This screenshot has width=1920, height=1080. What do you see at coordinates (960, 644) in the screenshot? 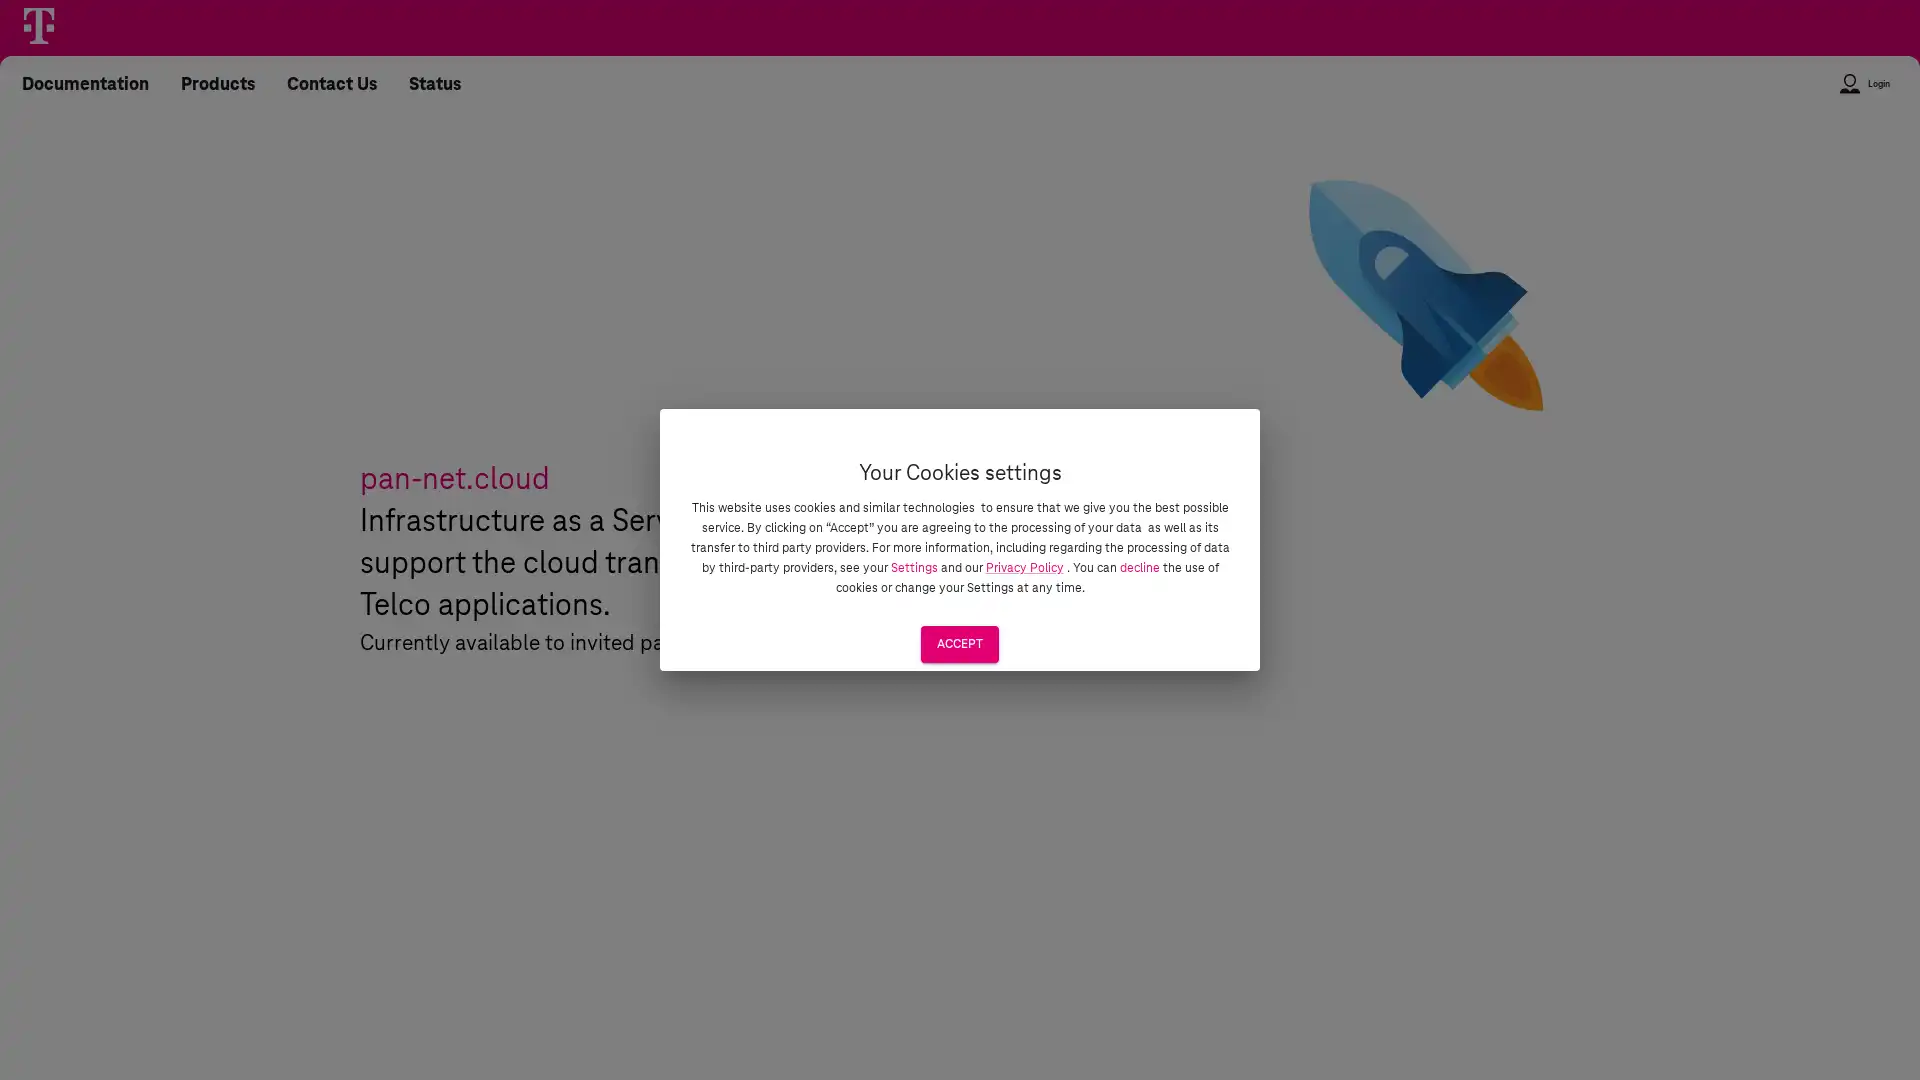
I see `ACCEPT` at bounding box center [960, 644].